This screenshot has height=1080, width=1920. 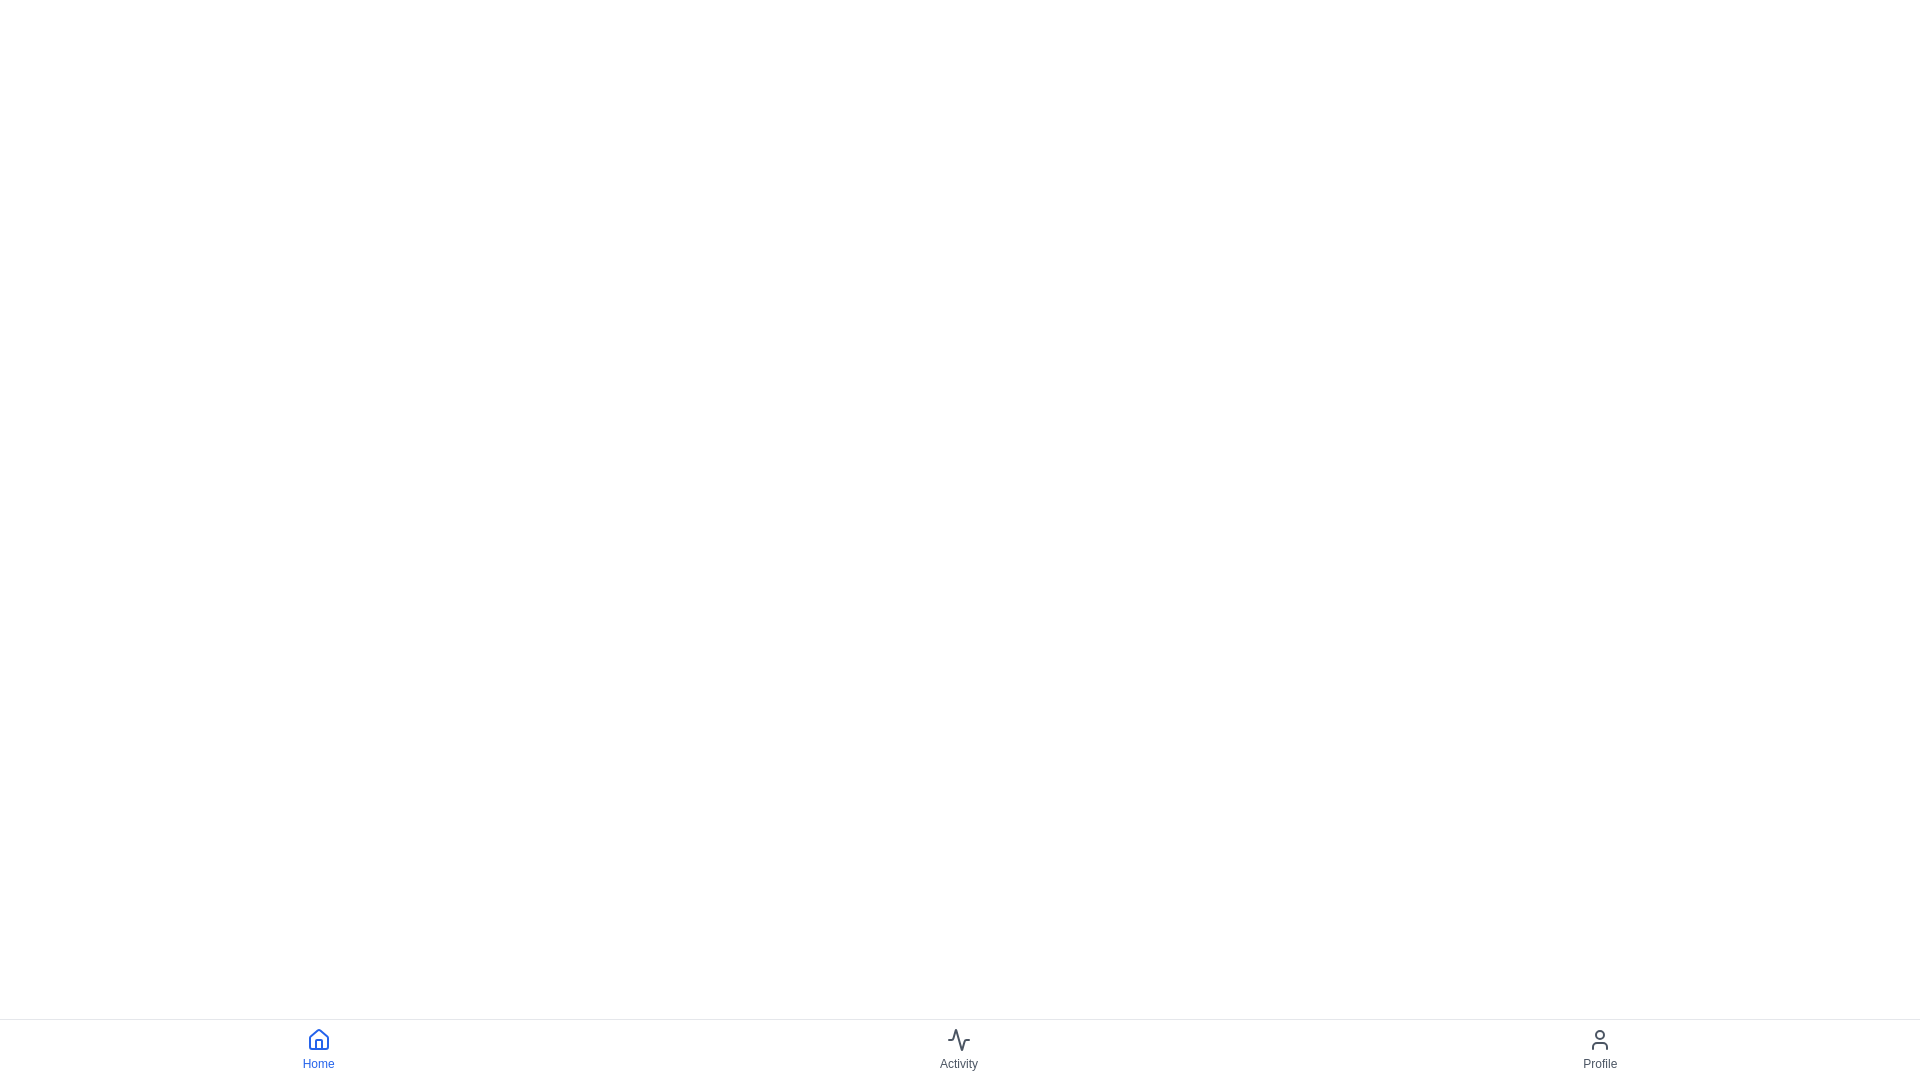 I want to click on the 'Activity' button to navigate to the Activity section, so click(x=958, y=1048).